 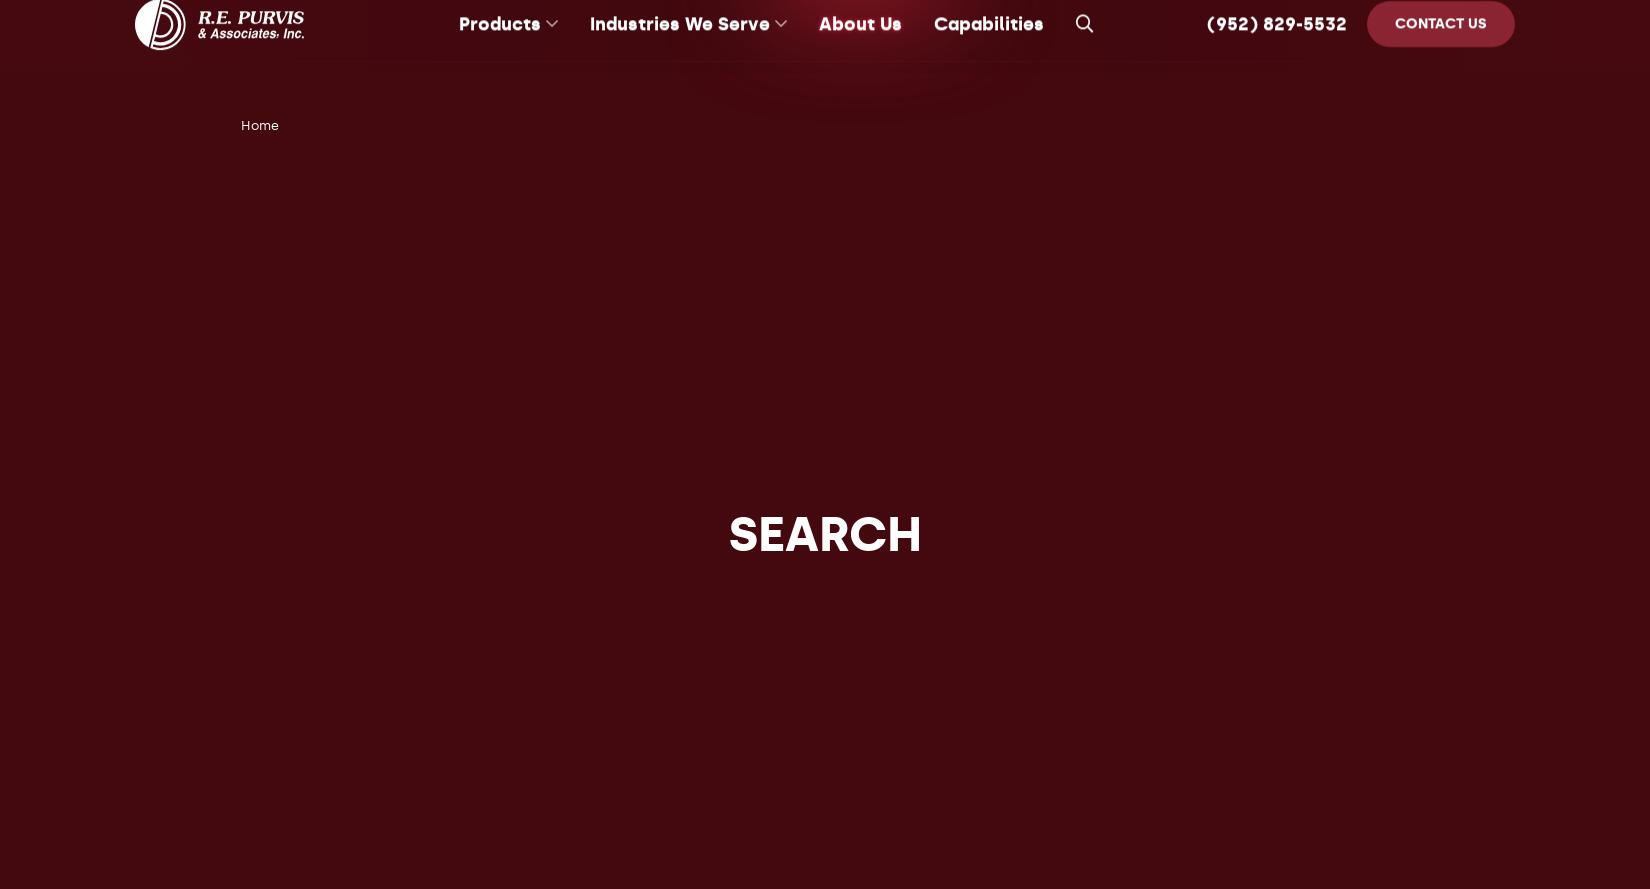 What do you see at coordinates (457, 181) in the screenshot?
I see `'Pneumatic Seals'` at bounding box center [457, 181].